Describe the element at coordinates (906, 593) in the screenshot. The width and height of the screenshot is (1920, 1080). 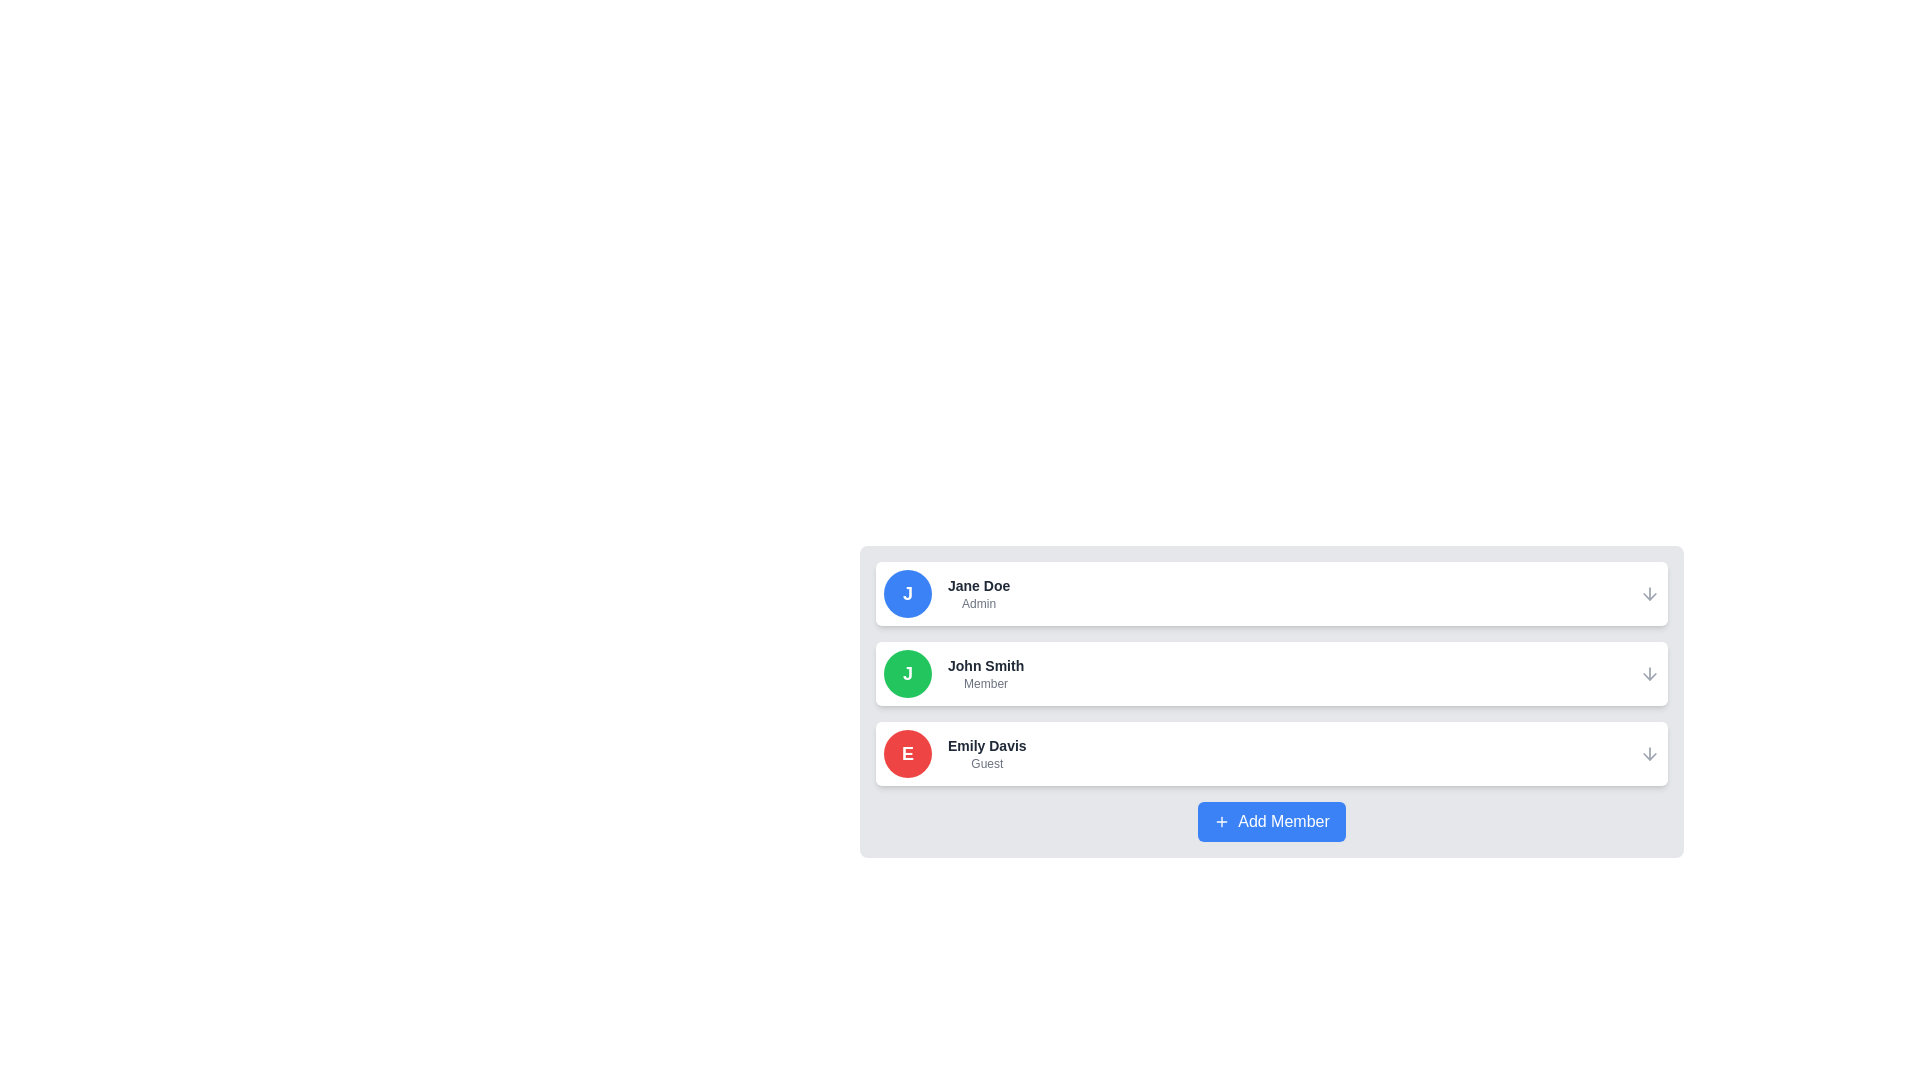
I see `the circular avatar featuring the letter 'J' in bold, white text, which is located on the left side of the first row in a vertically stacked list of user information cards` at that location.